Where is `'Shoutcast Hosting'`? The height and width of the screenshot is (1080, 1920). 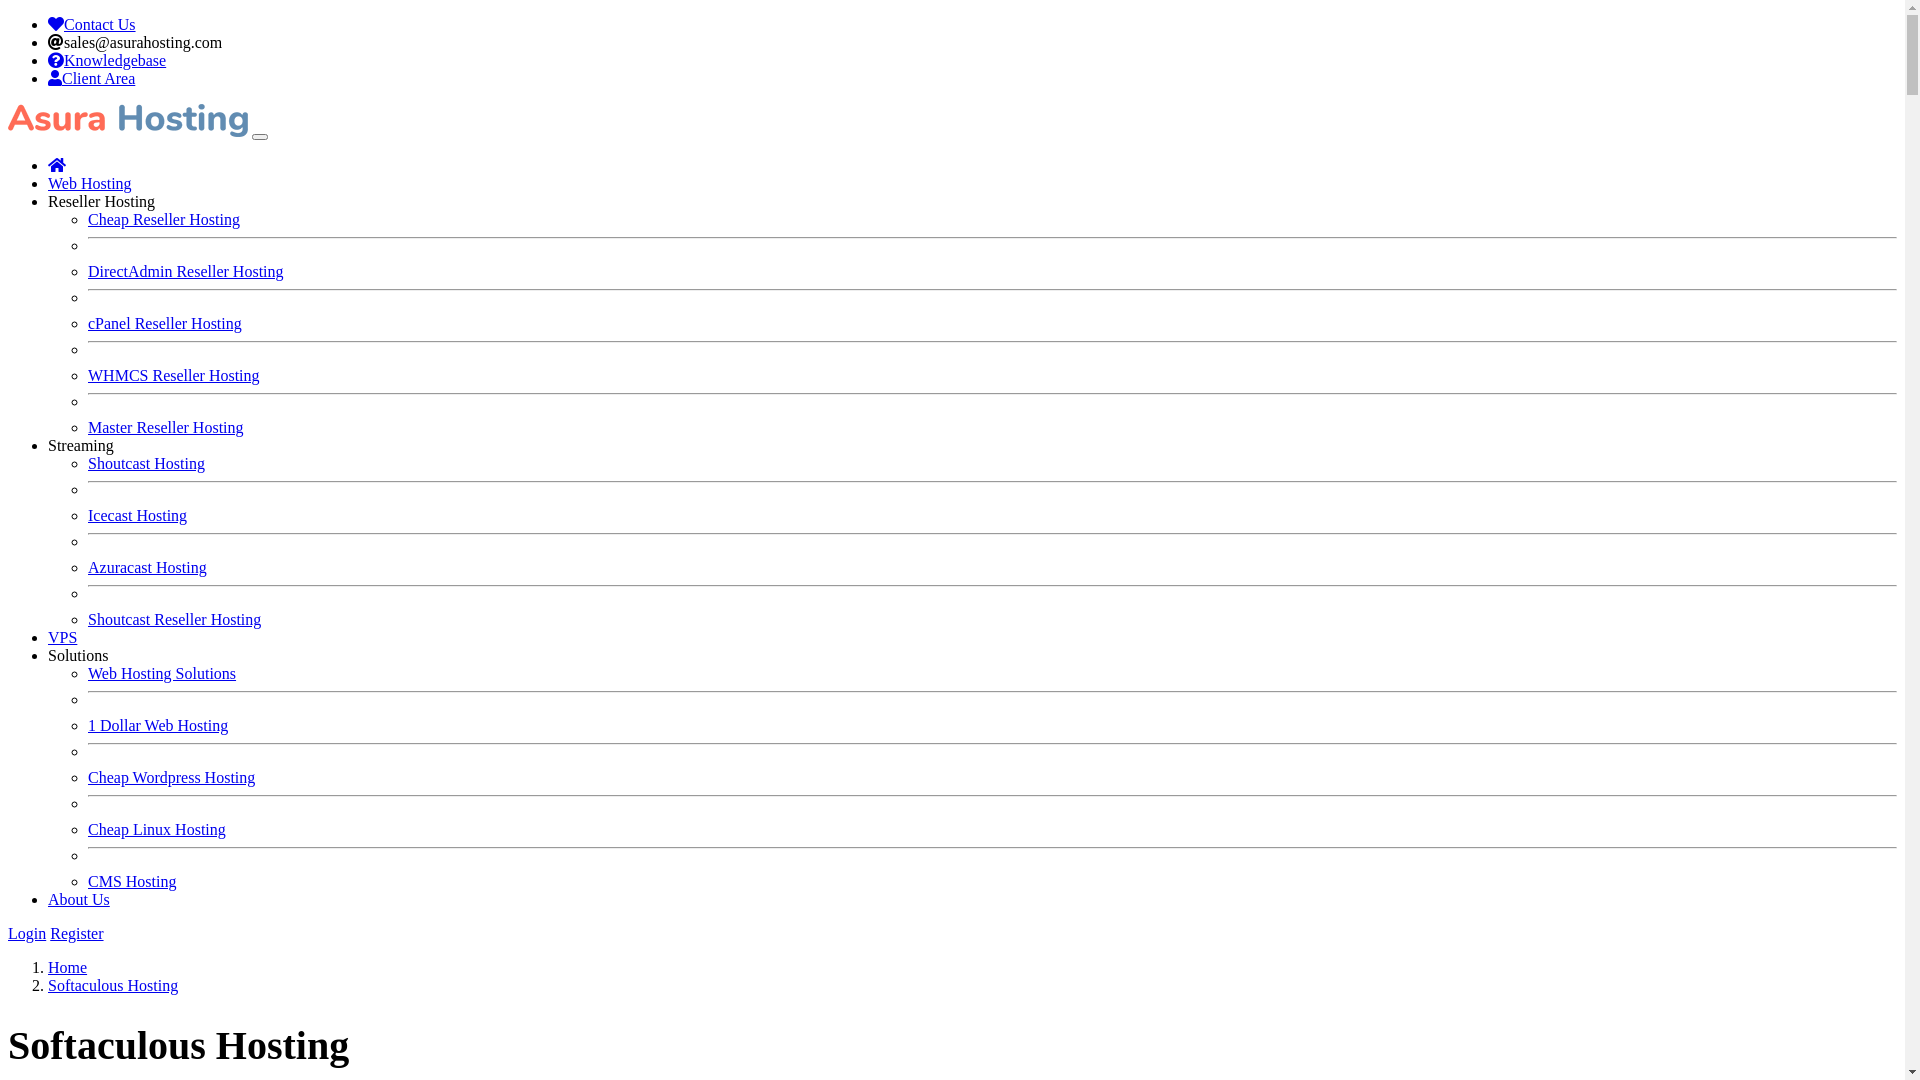
'Shoutcast Hosting' is located at coordinates (145, 463).